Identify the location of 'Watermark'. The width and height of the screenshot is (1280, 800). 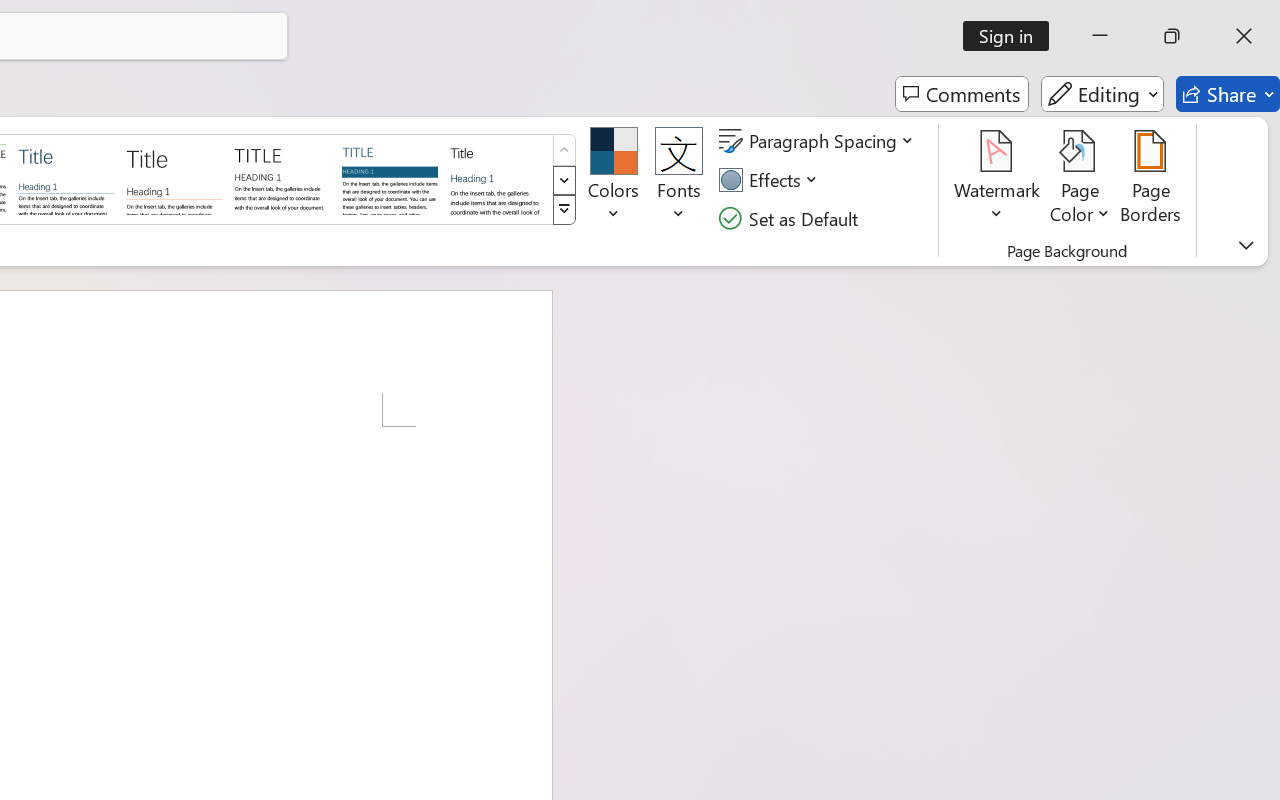
(997, 179).